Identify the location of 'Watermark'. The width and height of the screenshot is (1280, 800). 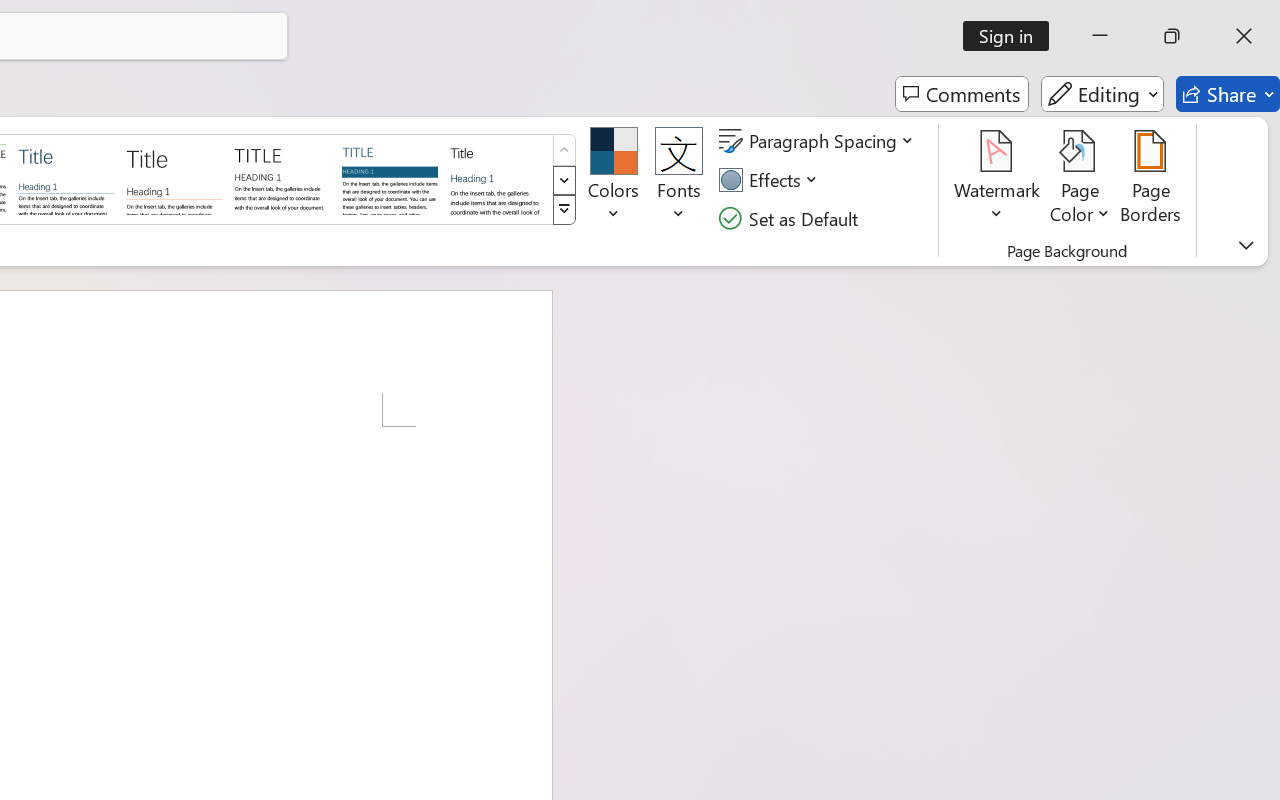
(997, 179).